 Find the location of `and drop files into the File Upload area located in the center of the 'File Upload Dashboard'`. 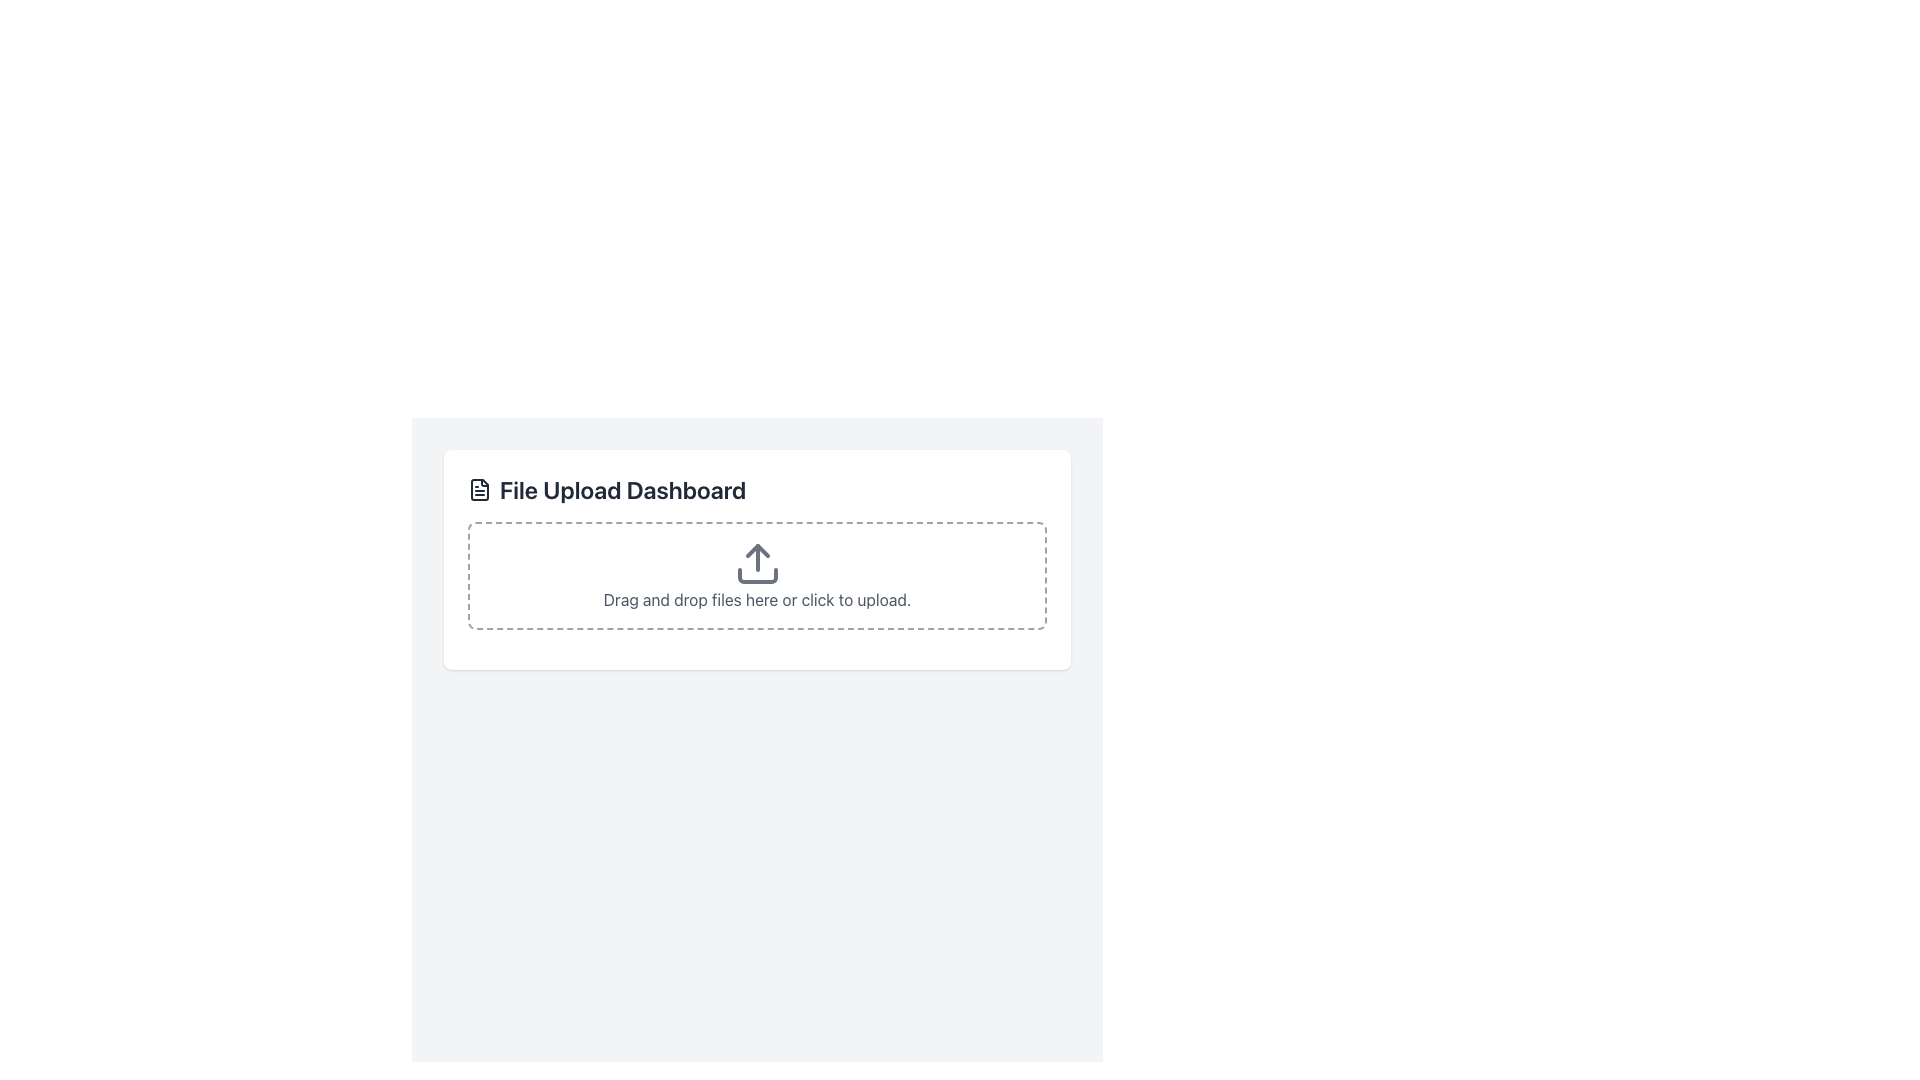

and drop files into the File Upload area located in the center of the 'File Upload Dashboard' is located at coordinates (756, 575).